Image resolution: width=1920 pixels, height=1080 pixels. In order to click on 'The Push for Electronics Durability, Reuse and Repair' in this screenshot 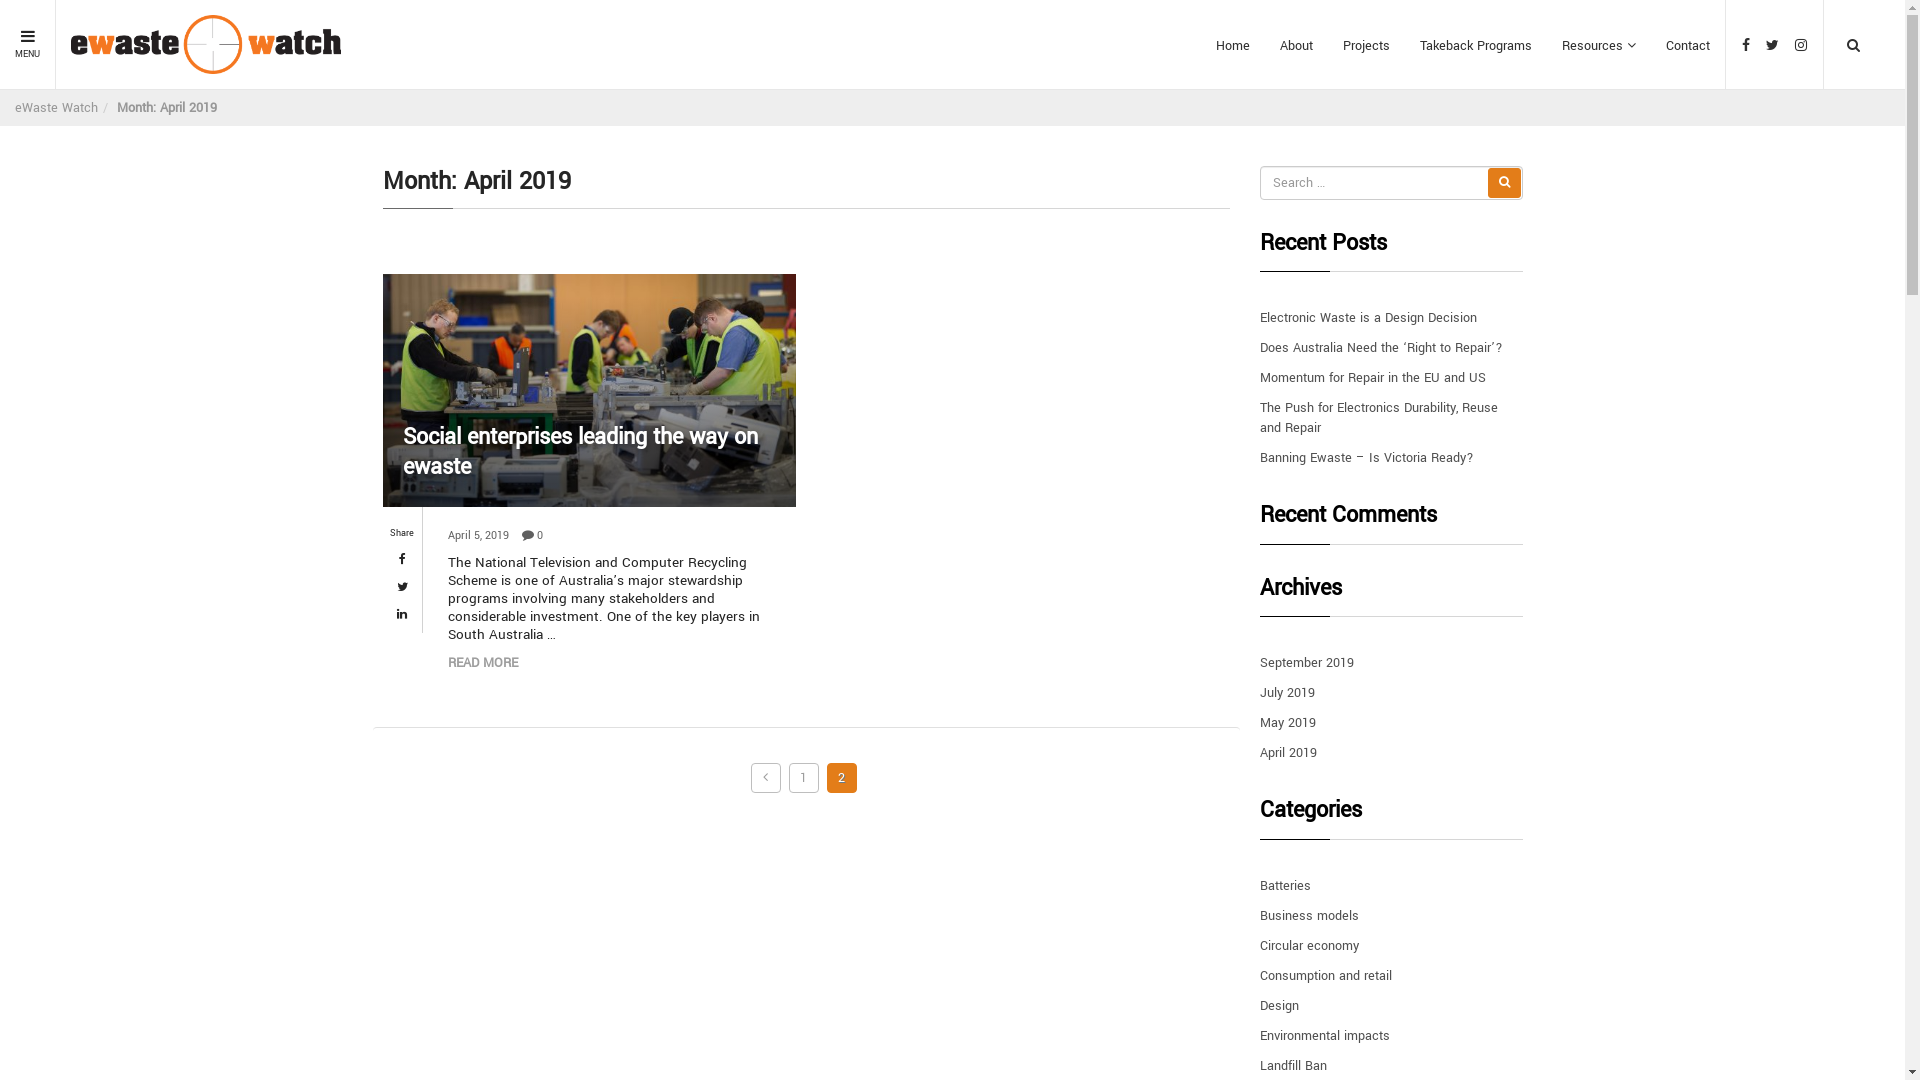, I will do `click(1377, 416)`.